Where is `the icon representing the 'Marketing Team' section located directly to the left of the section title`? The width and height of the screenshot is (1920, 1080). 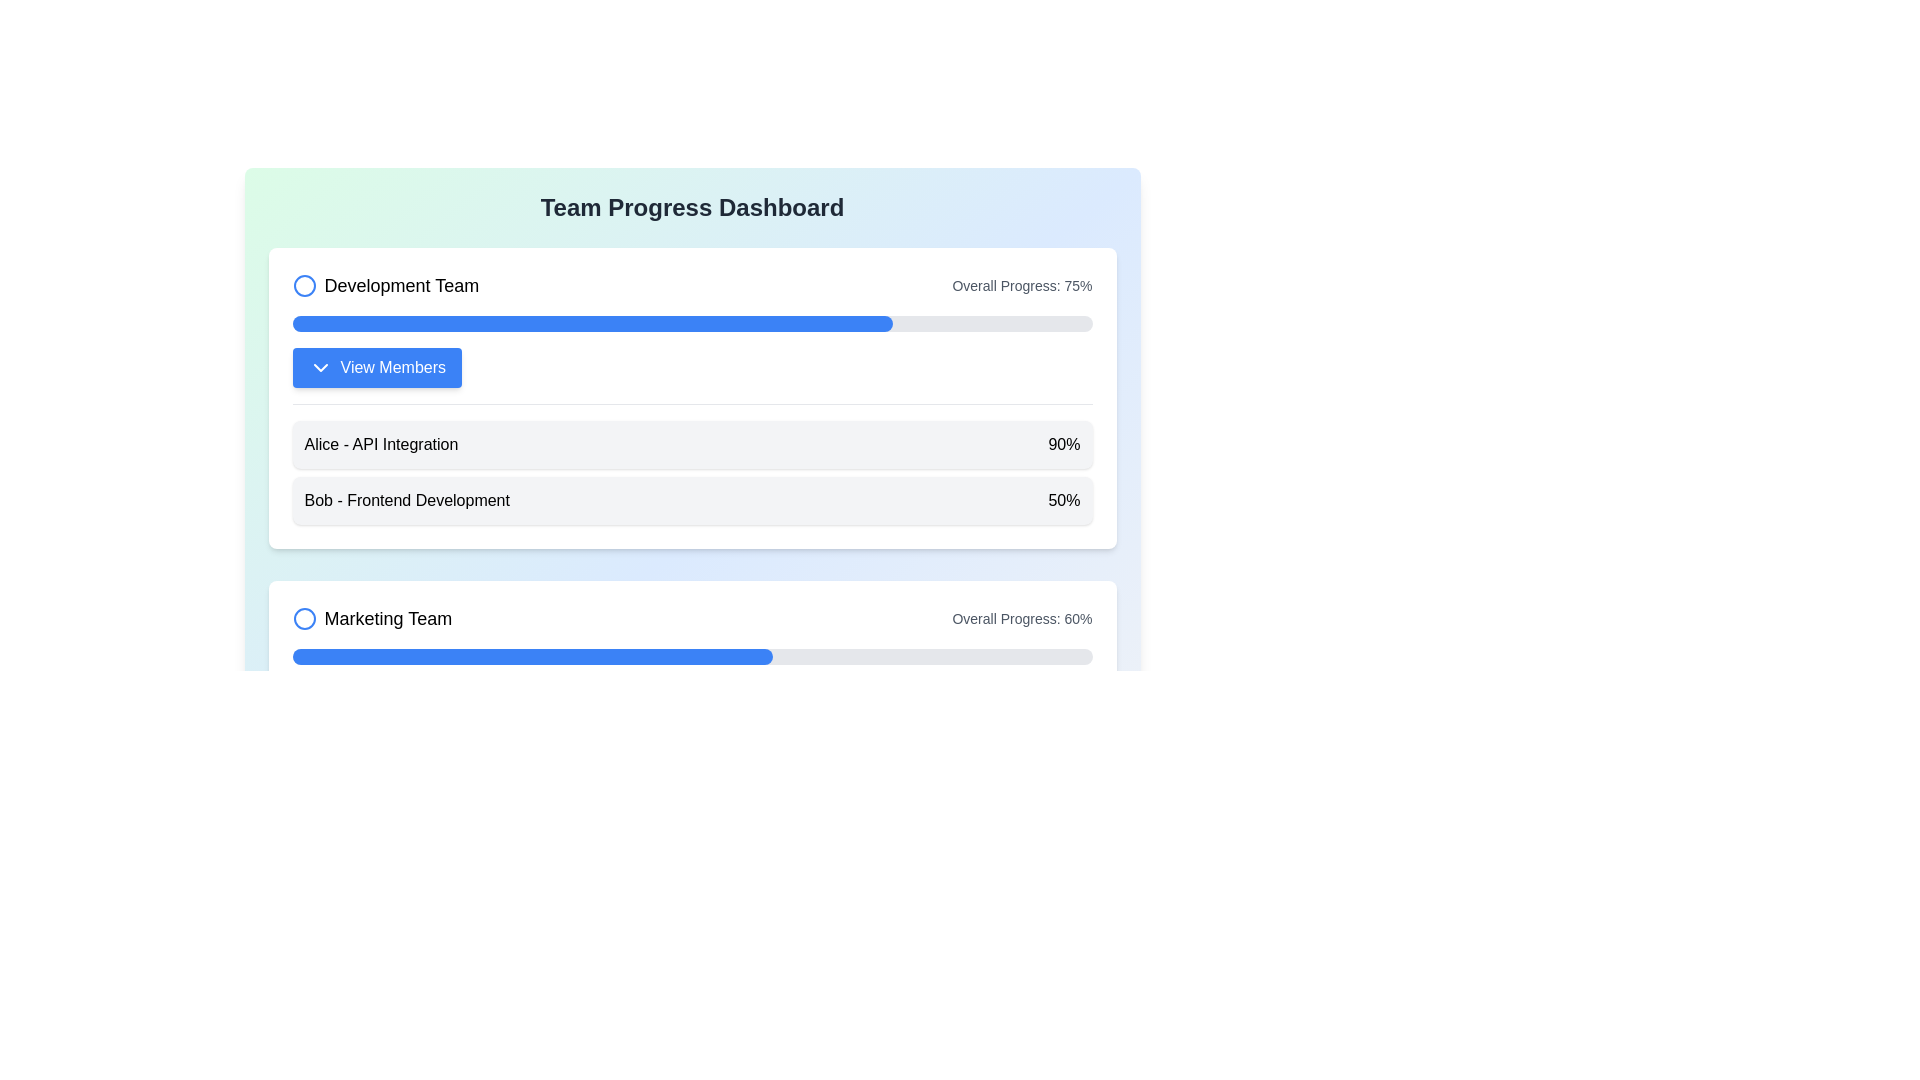 the icon representing the 'Marketing Team' section located directly to the left of the section title is located at coordinates (303, 617).